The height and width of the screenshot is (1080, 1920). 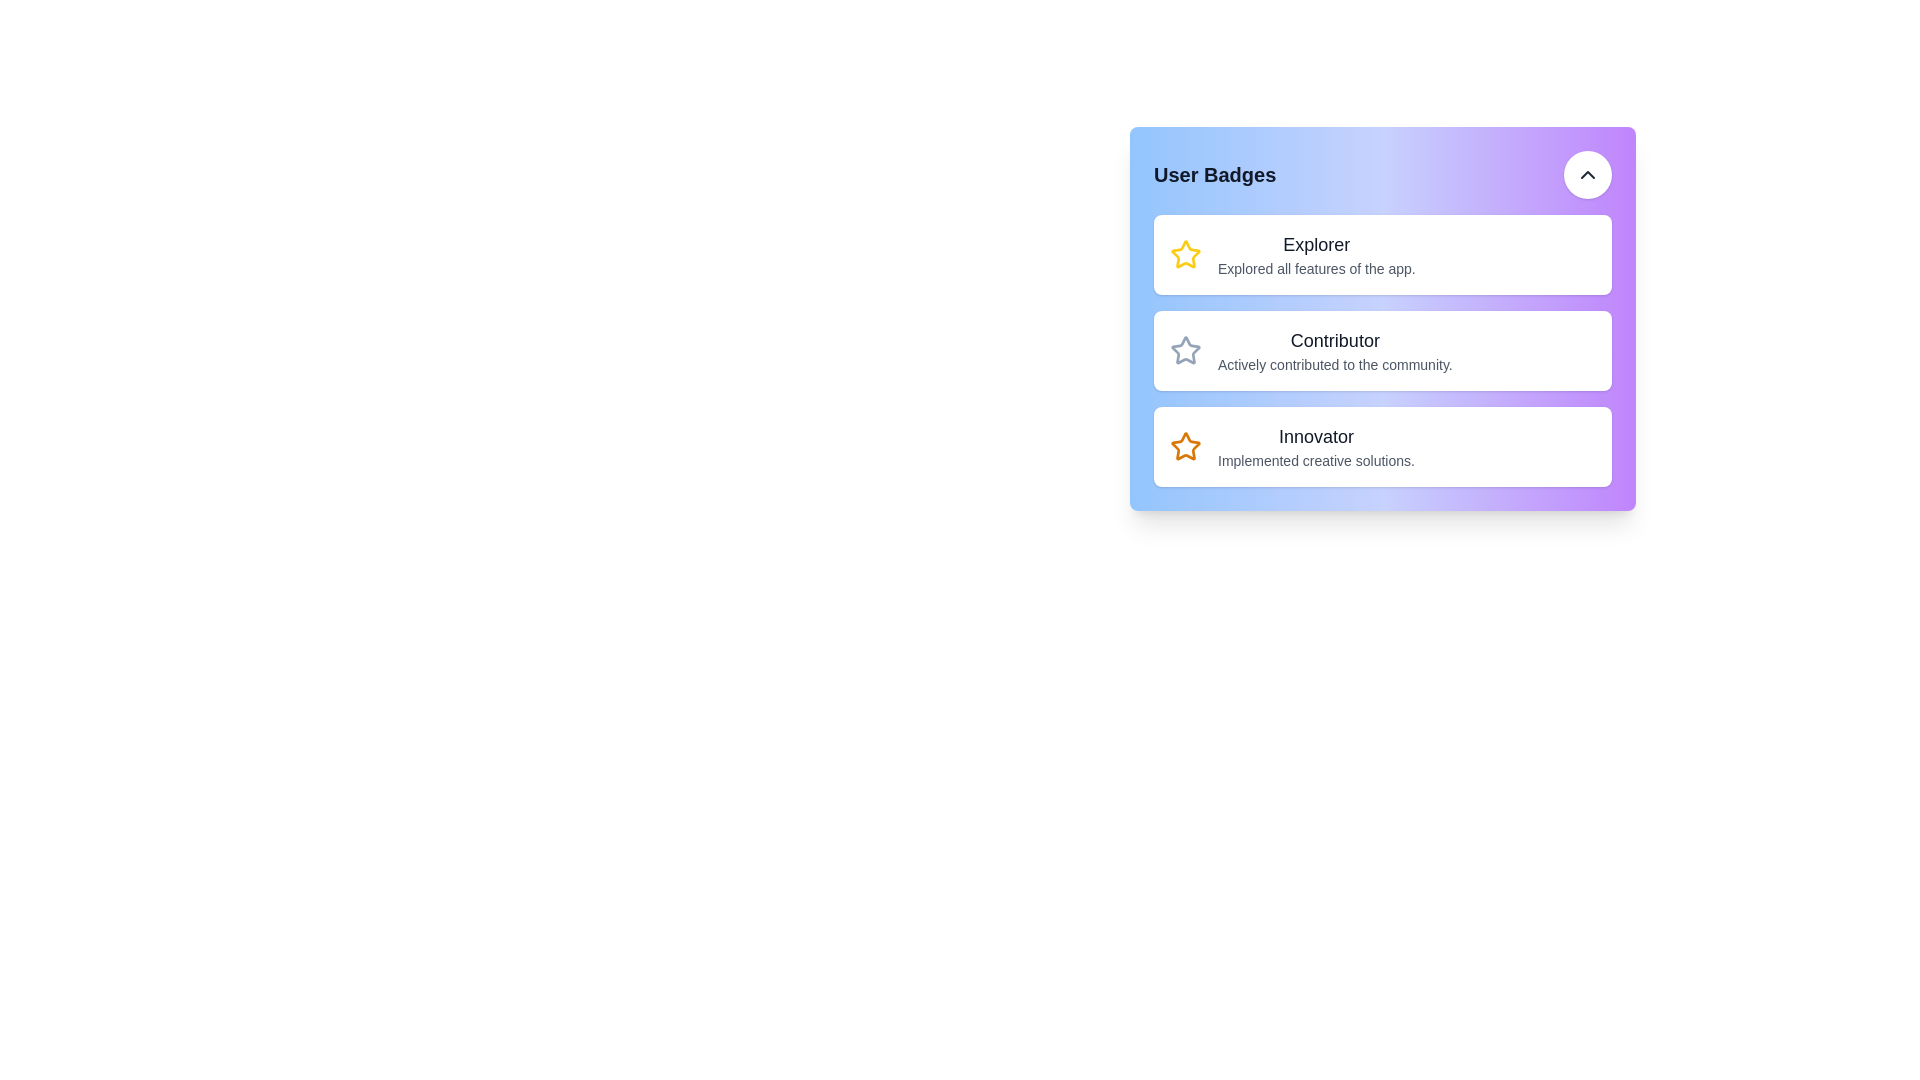 I want to click on the 'Contributor' text block which is the second item in the 'User Badges' section, positioned between 'Explorer' and 'Innovator', so click(x=1335, y=350).